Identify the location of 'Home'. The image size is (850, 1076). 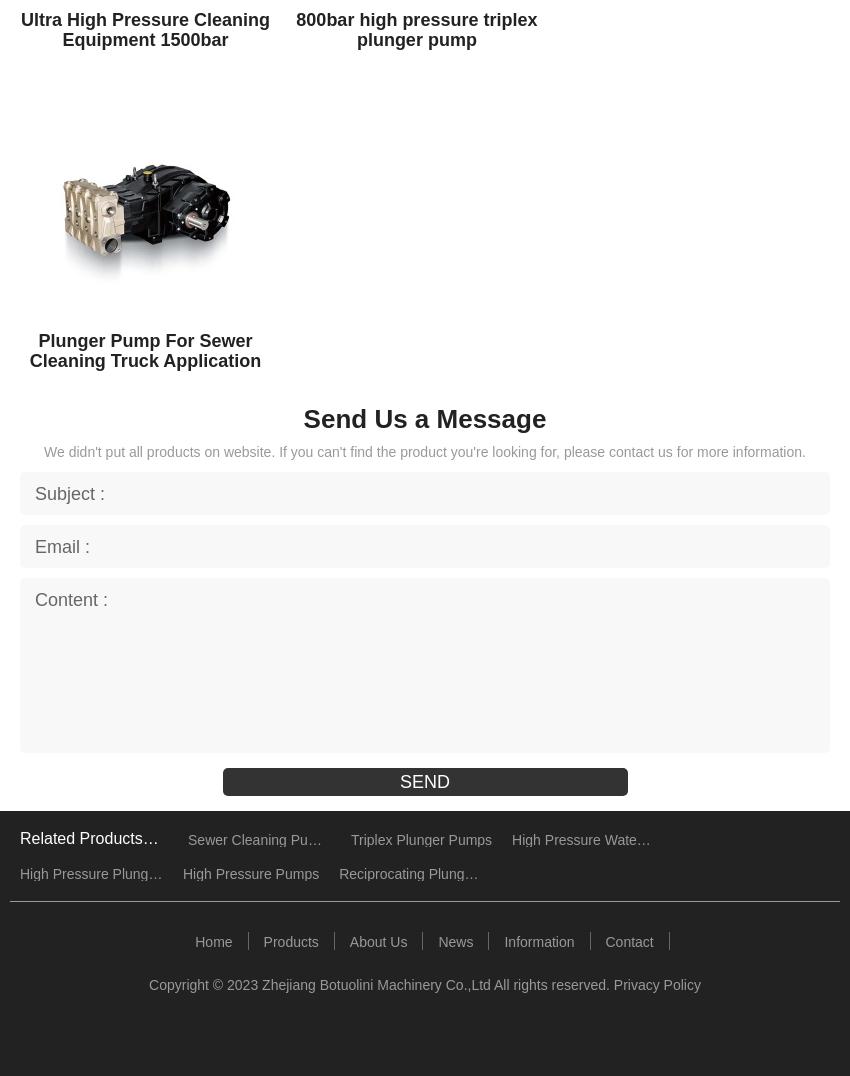
(212, 939).